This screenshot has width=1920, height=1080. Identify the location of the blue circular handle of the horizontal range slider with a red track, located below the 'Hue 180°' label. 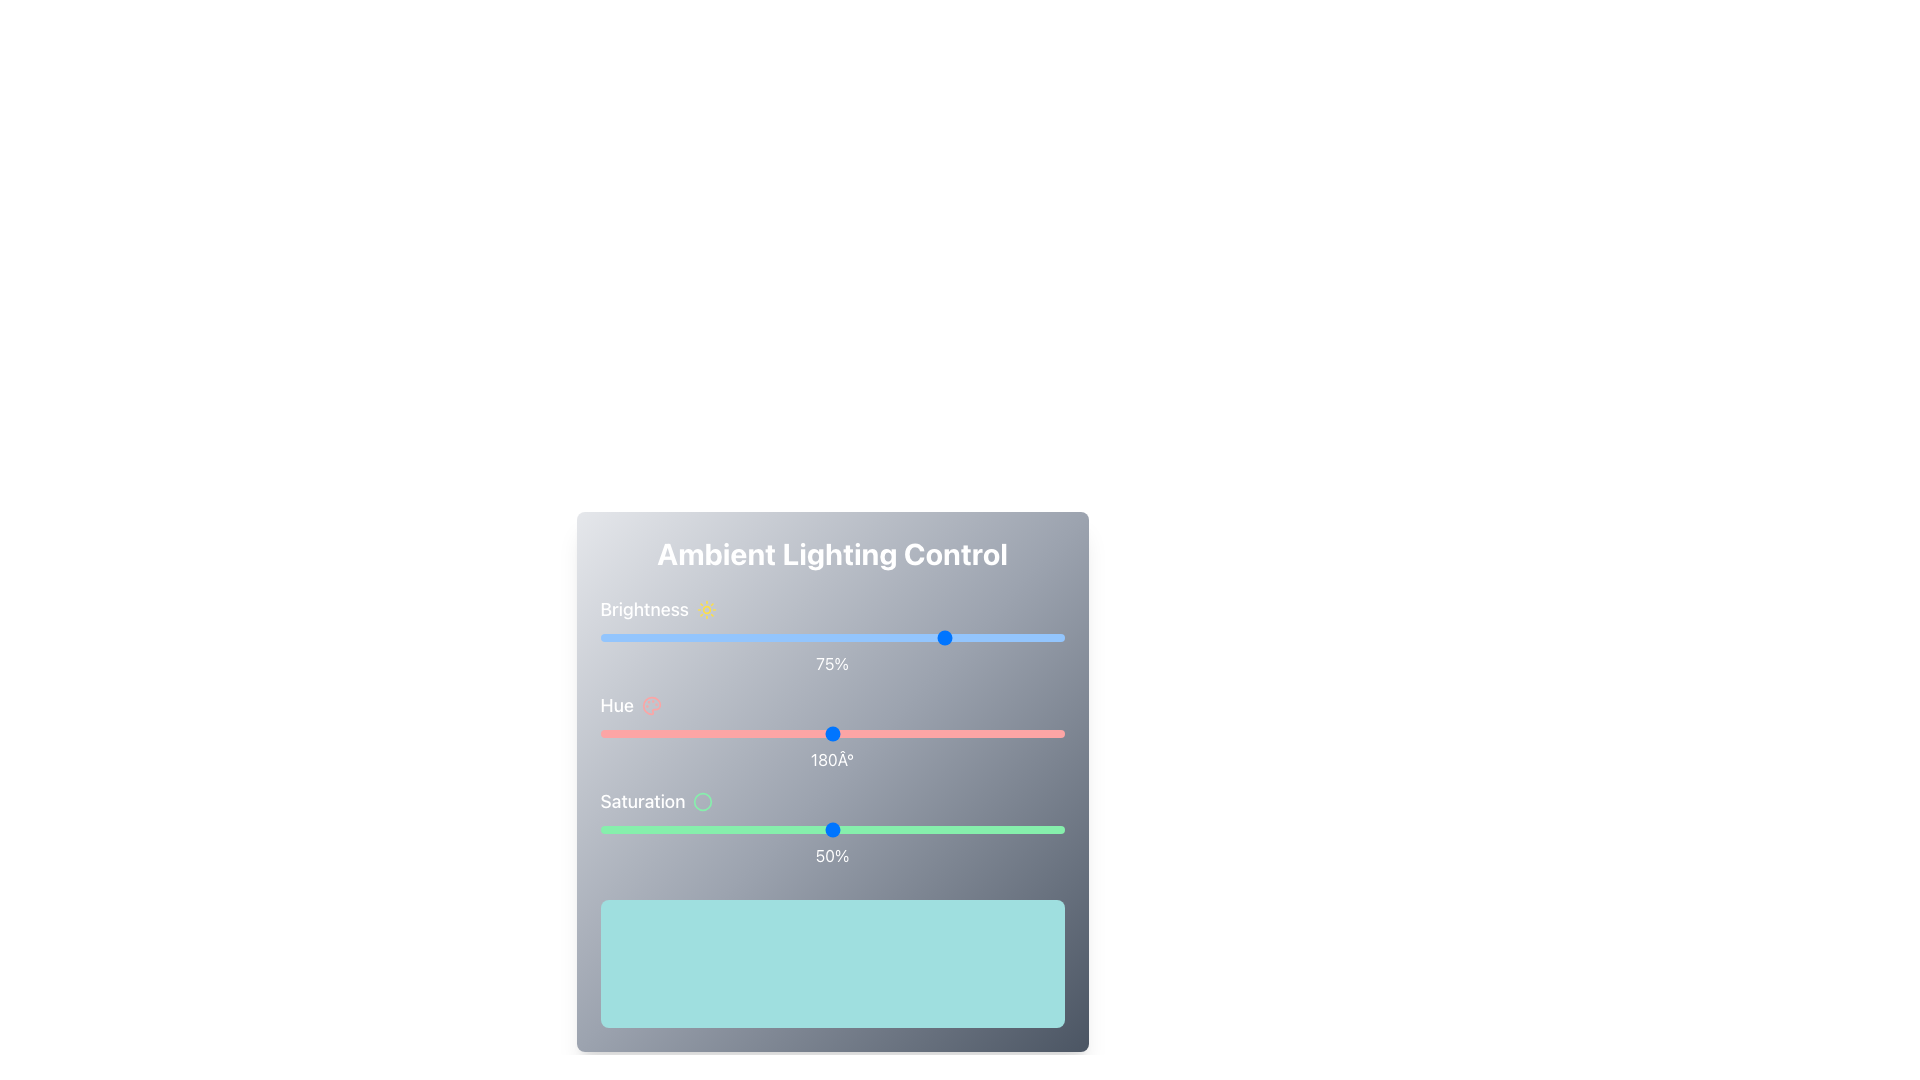
(832, 733).